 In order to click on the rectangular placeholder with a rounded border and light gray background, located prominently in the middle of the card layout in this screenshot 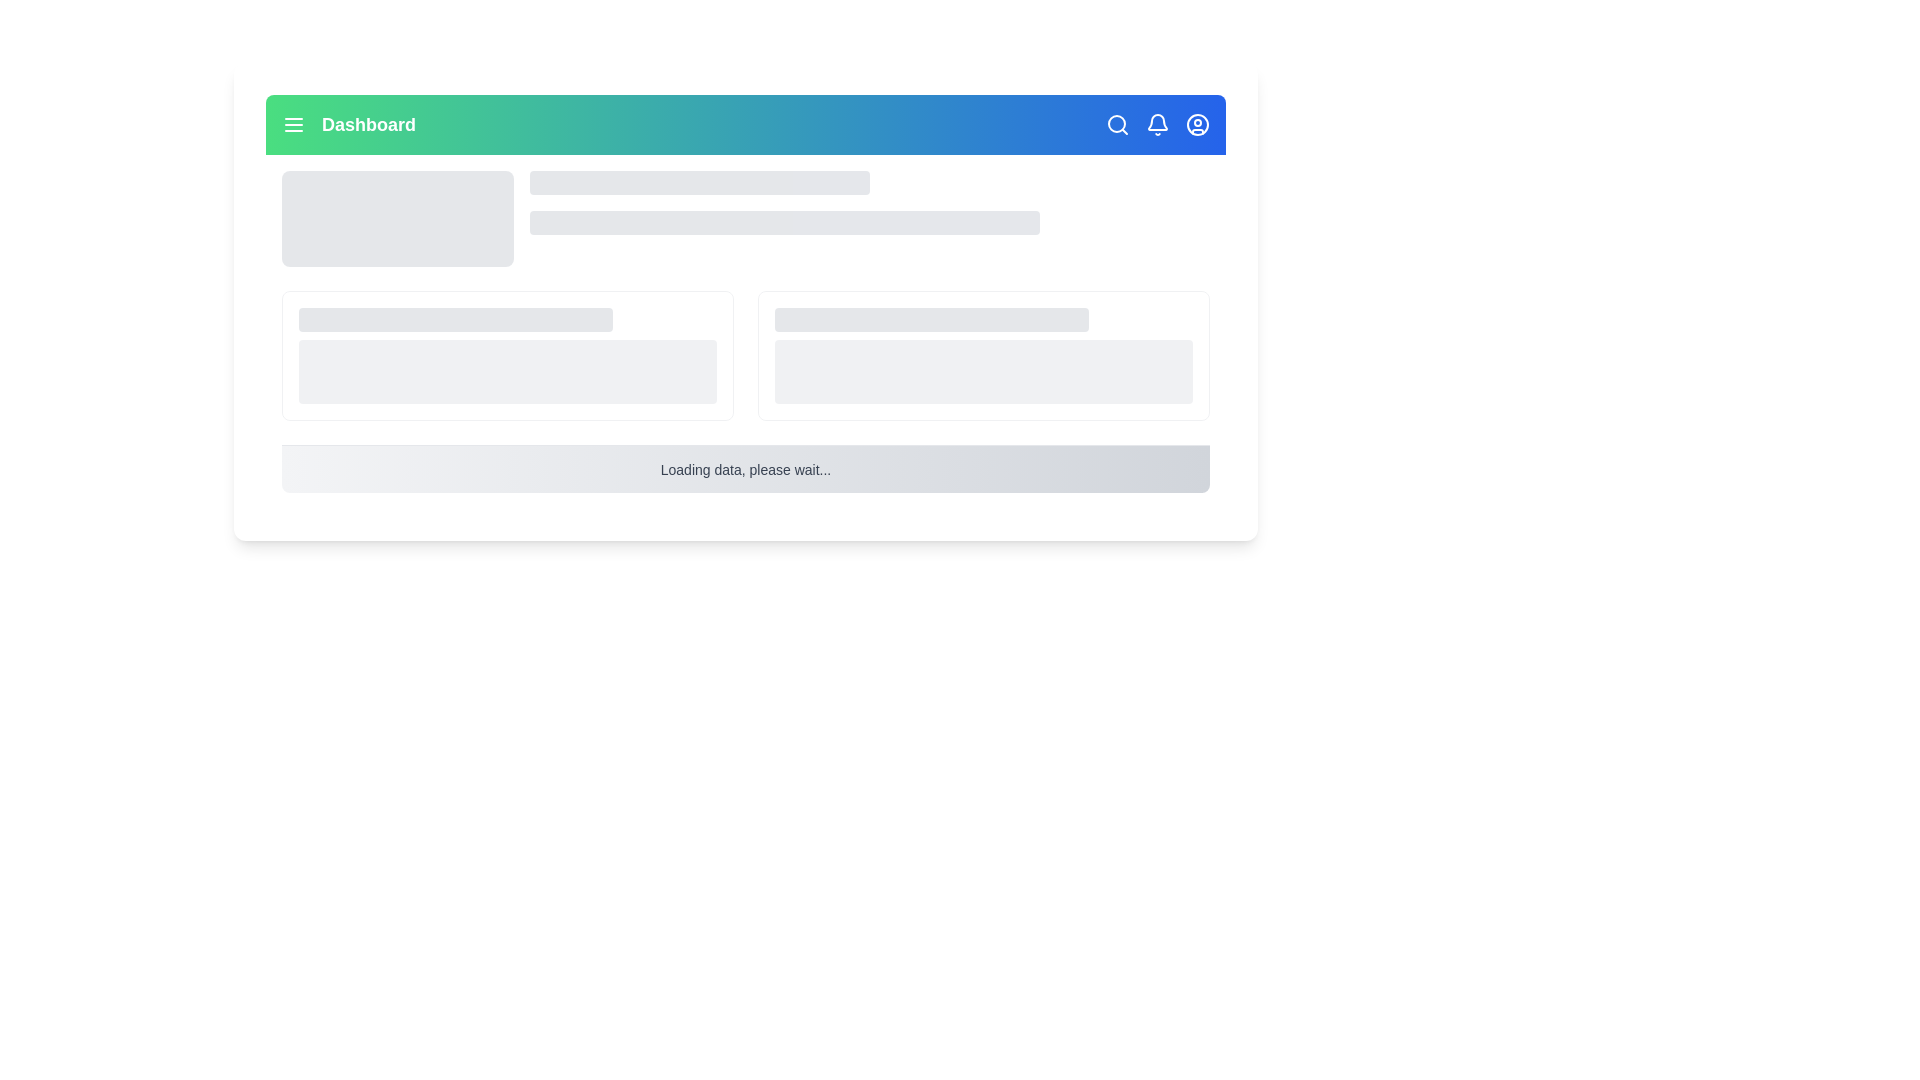, I will do `click(508, 371)`.